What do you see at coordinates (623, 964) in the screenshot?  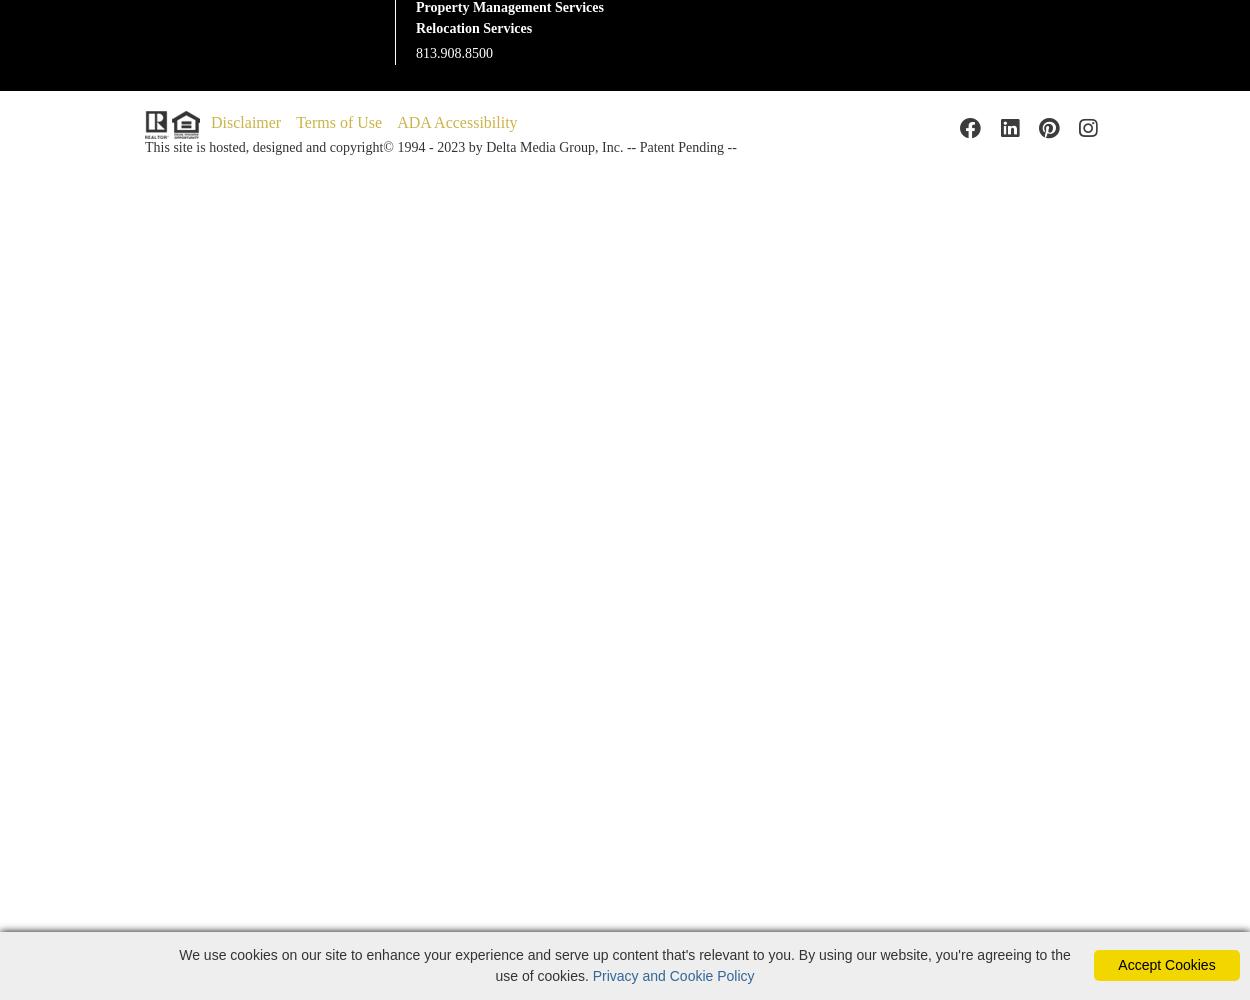 I see `'We use cookies on our site to enhance your experience and serve up content that's relevant to you. By using our website, you're agreeing to the use of cookies.'` at bounding box center [623, 964].